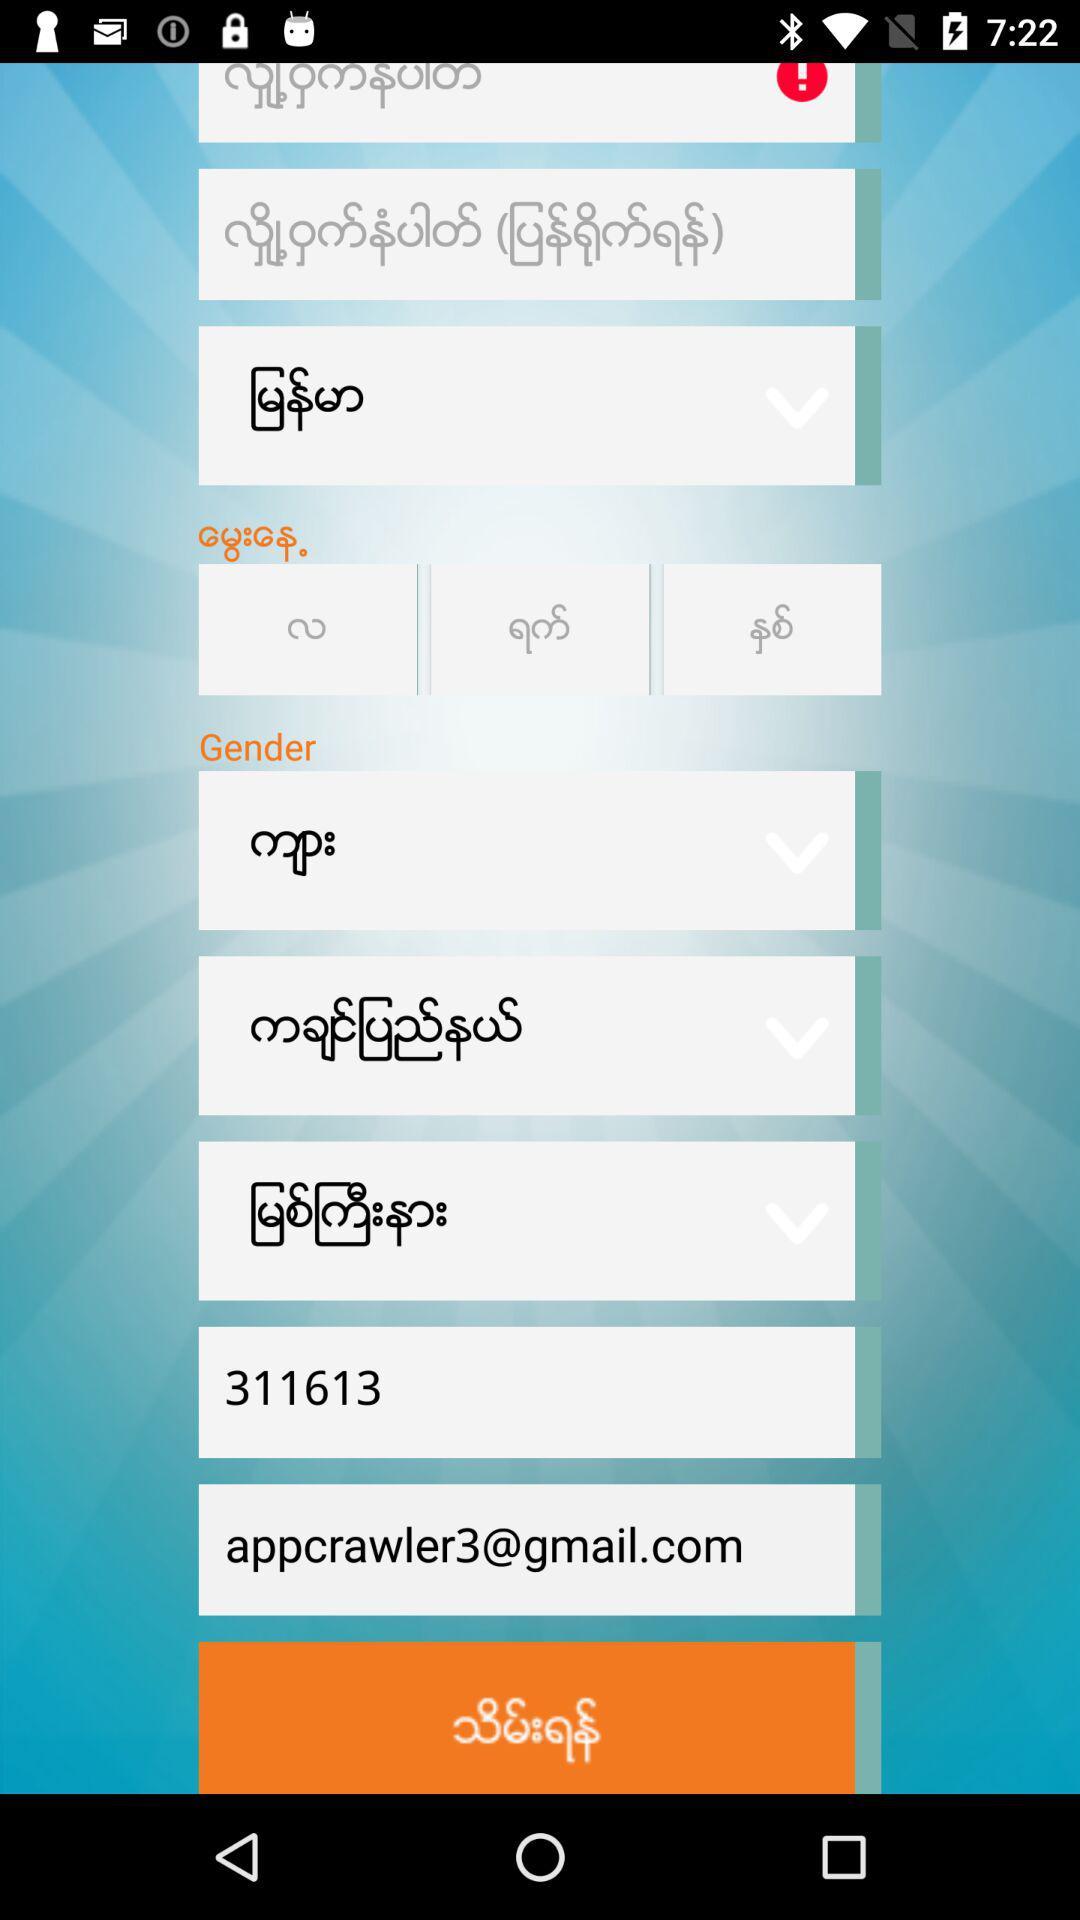 This screenshot has width=1080, height=1920. Describe the element at coordinates (525, 1716) in the screenshot. I see `sign up button` at that location.